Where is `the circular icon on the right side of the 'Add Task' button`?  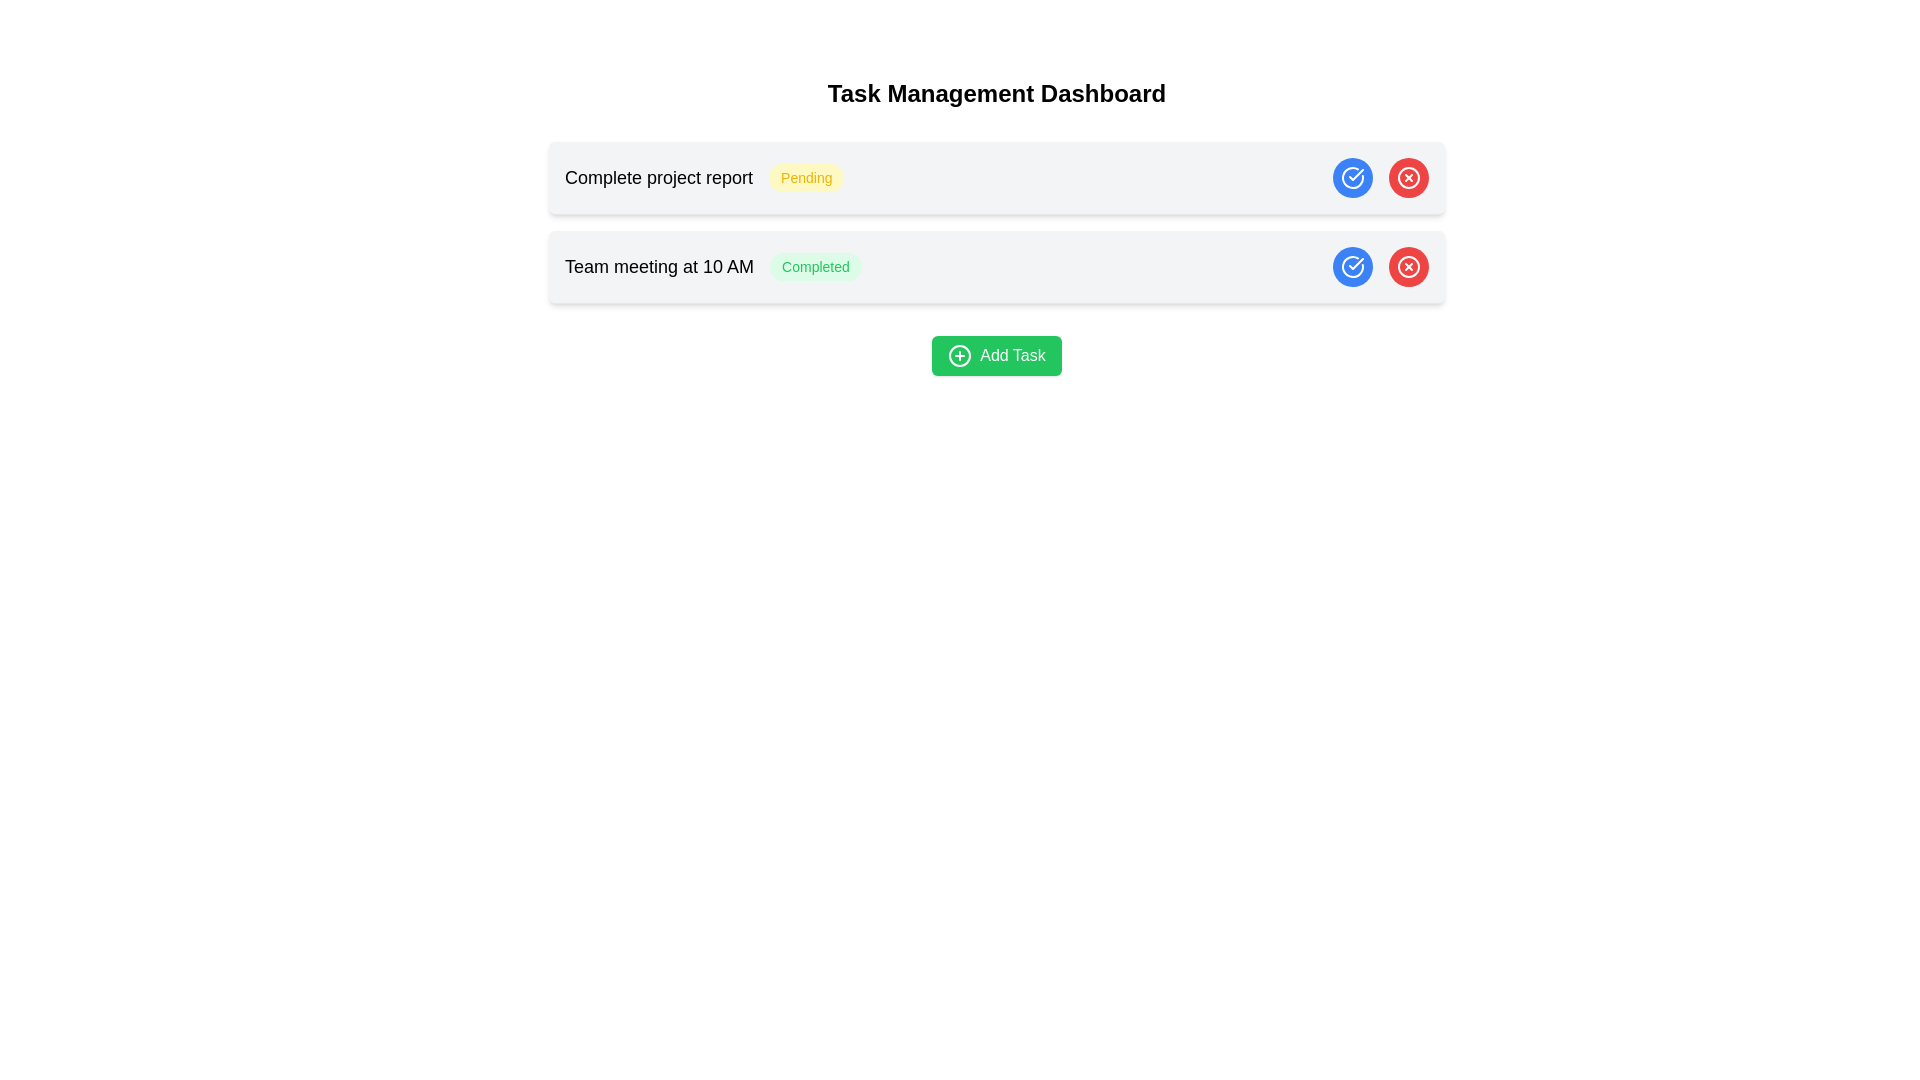
the circular icon on the right side of the 'Add Task' button is located at coordinates (960, 354).